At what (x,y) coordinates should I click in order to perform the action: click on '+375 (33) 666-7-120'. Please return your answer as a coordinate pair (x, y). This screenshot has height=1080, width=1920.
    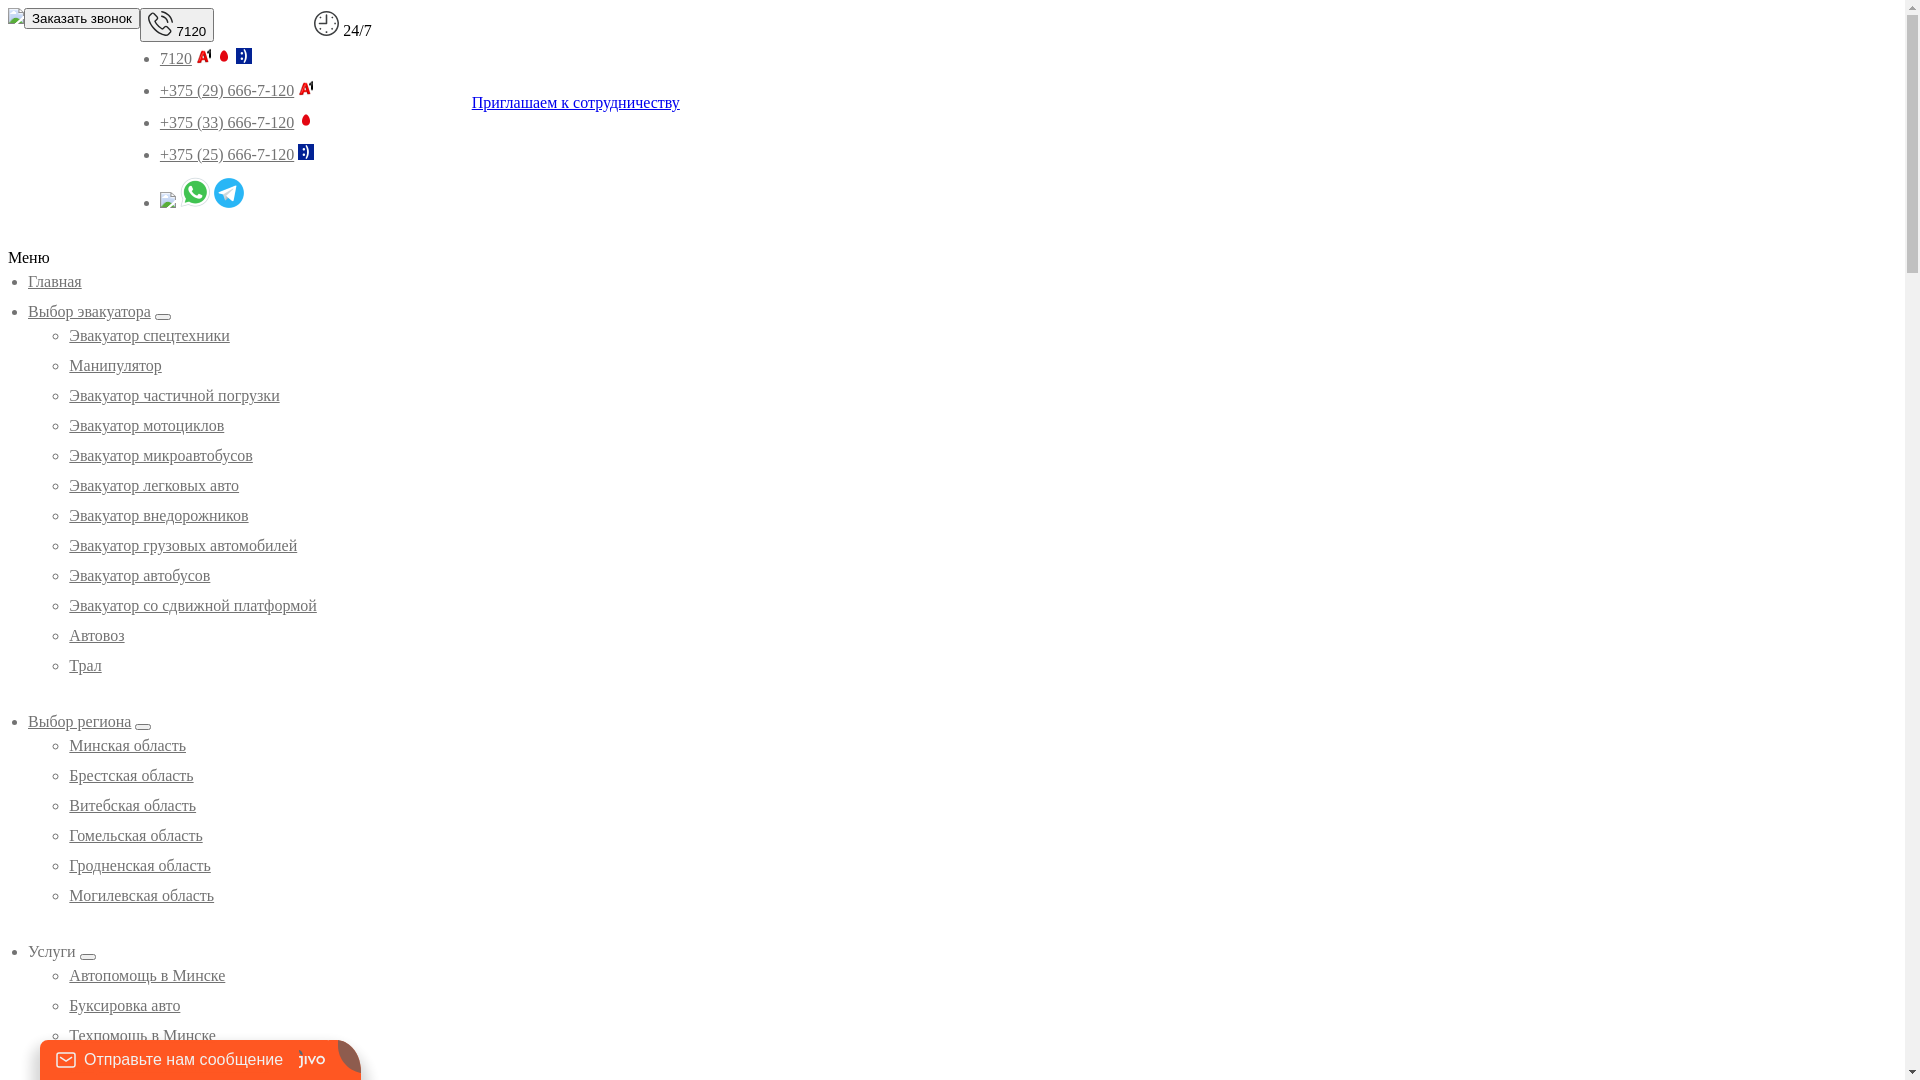
    Looking at the image, I should click on (226, 122).